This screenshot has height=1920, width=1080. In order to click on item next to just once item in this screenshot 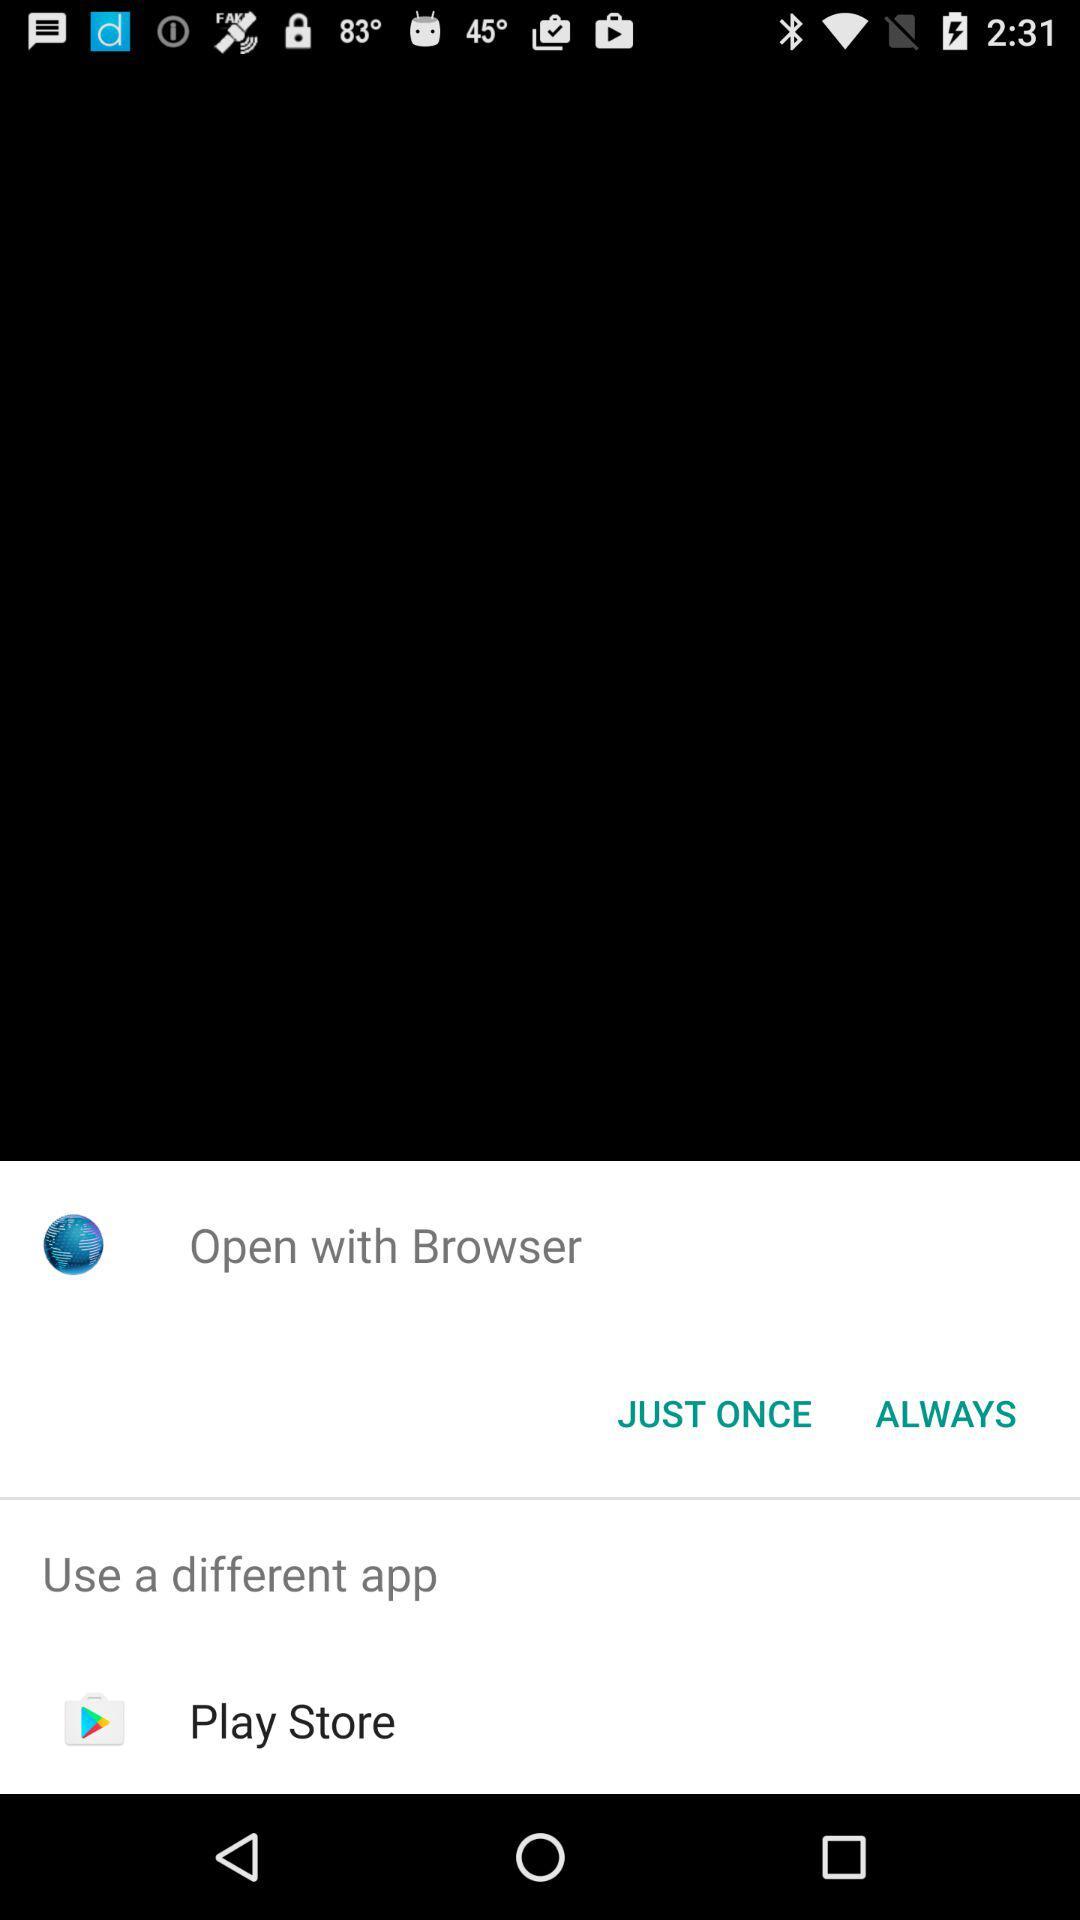, I will do `click(945, 1411)`.